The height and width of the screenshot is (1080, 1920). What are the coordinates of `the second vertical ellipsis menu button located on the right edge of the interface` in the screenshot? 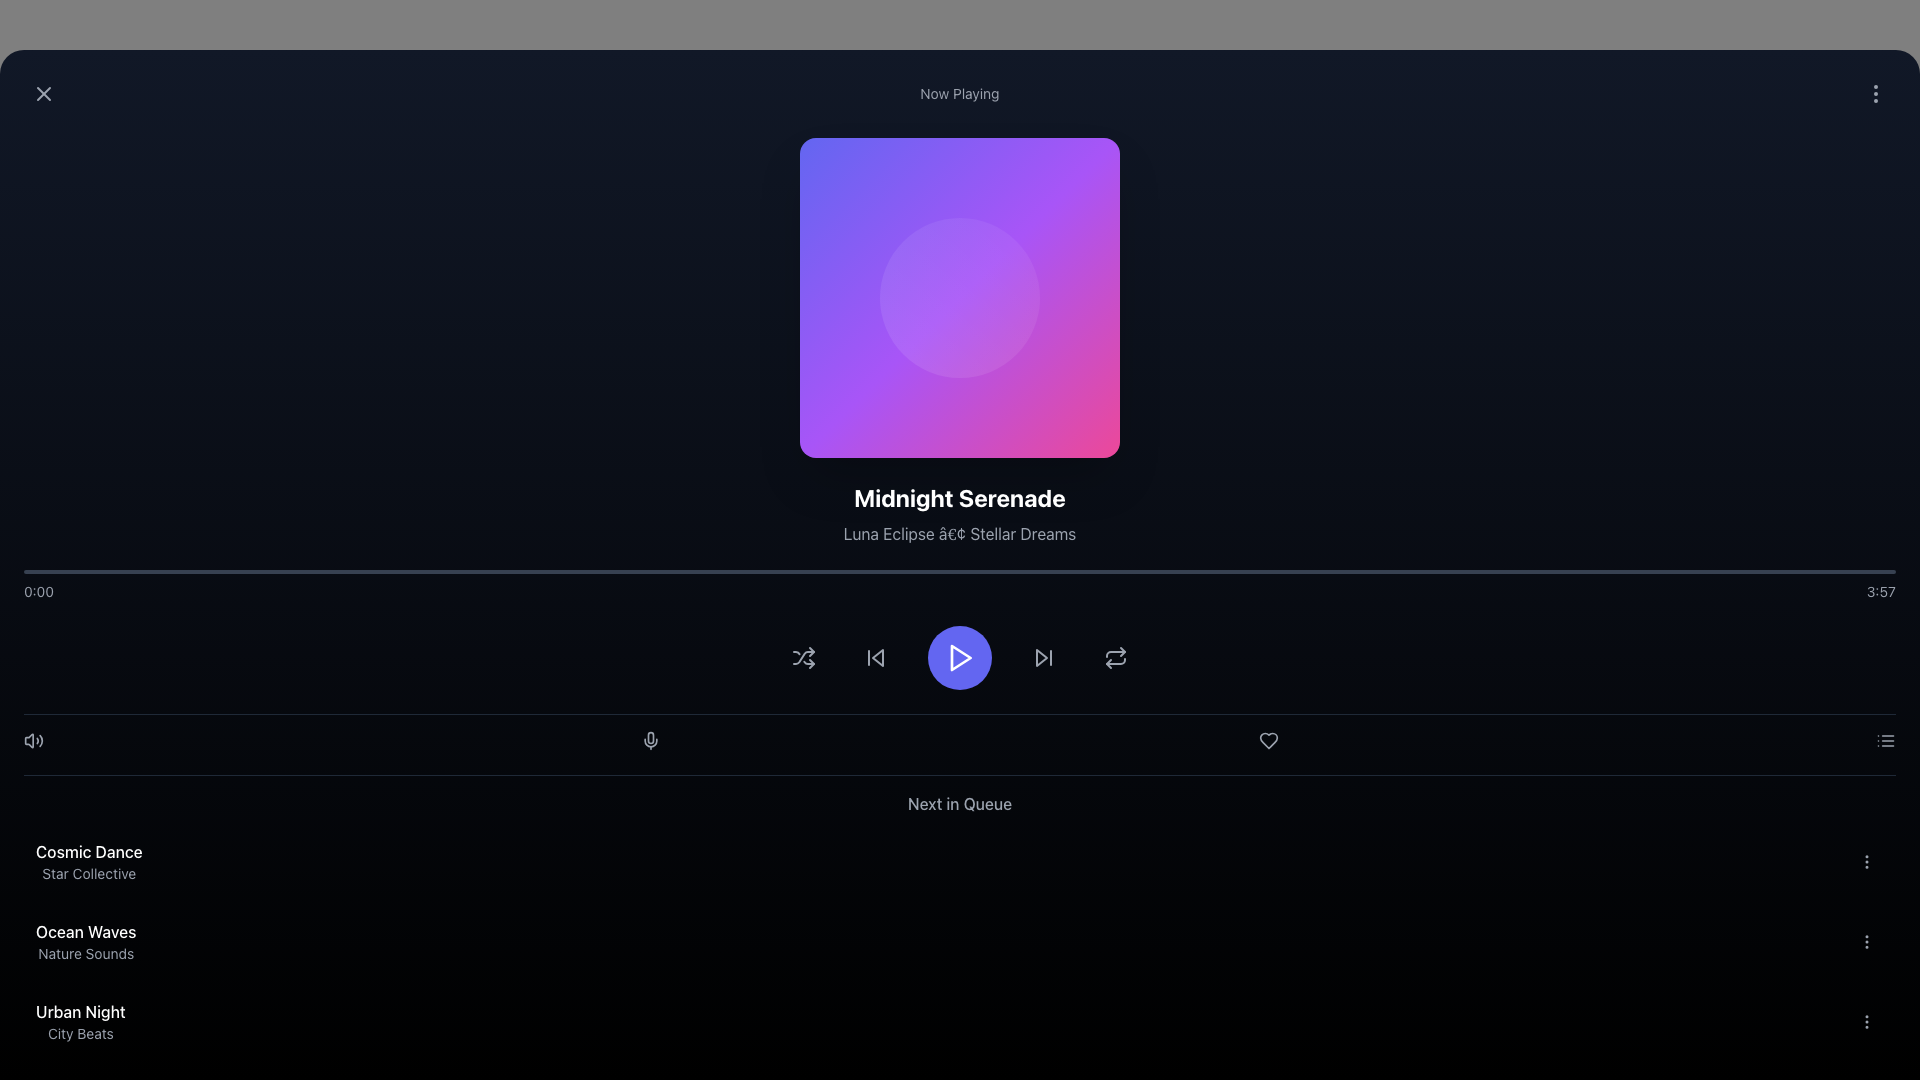 It's located at (1866, 860).